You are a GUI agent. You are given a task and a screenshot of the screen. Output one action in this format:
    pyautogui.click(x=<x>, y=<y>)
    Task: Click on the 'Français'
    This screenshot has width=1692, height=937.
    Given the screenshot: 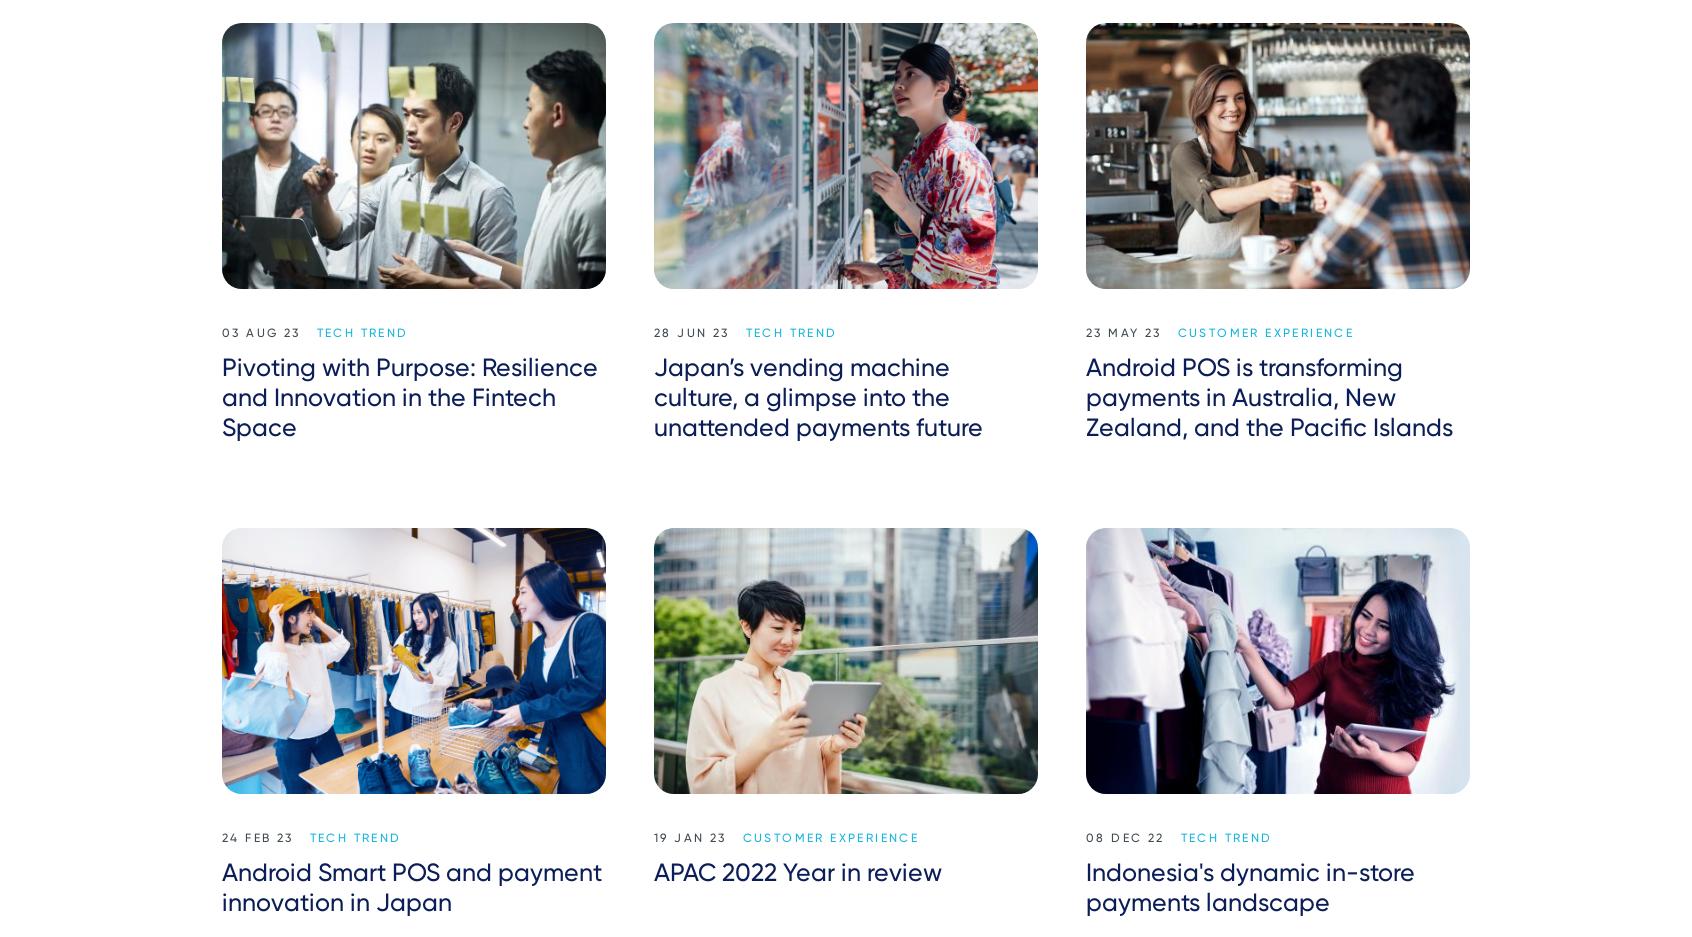 What is the action you would take?
    pyautogui.click(x=1262, y=569)
    